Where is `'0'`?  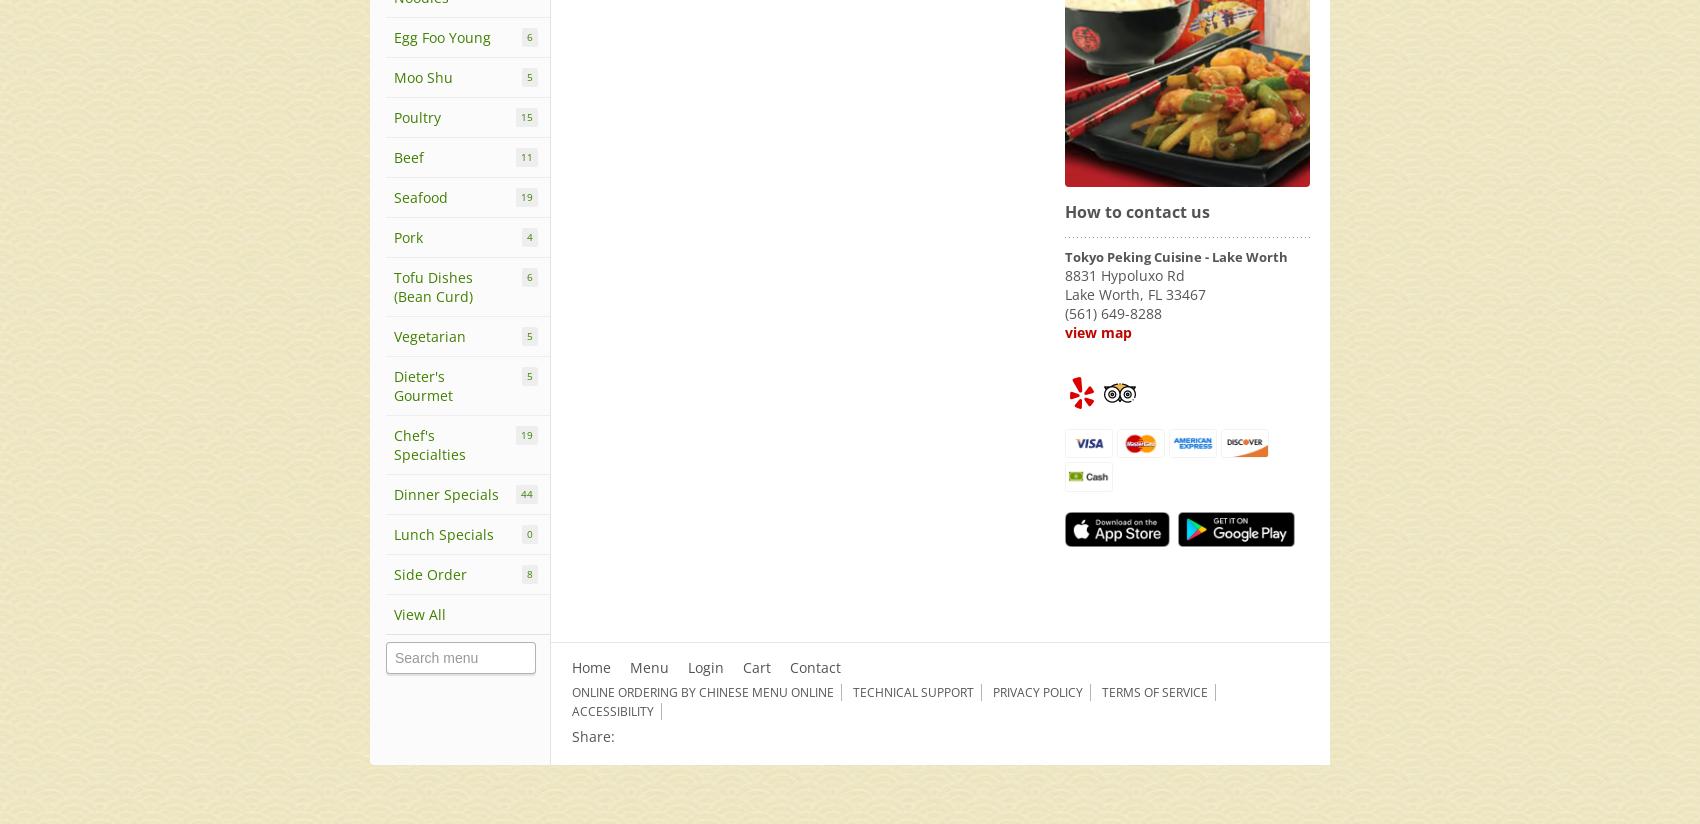
'0' is located at coordinates (529, 534).